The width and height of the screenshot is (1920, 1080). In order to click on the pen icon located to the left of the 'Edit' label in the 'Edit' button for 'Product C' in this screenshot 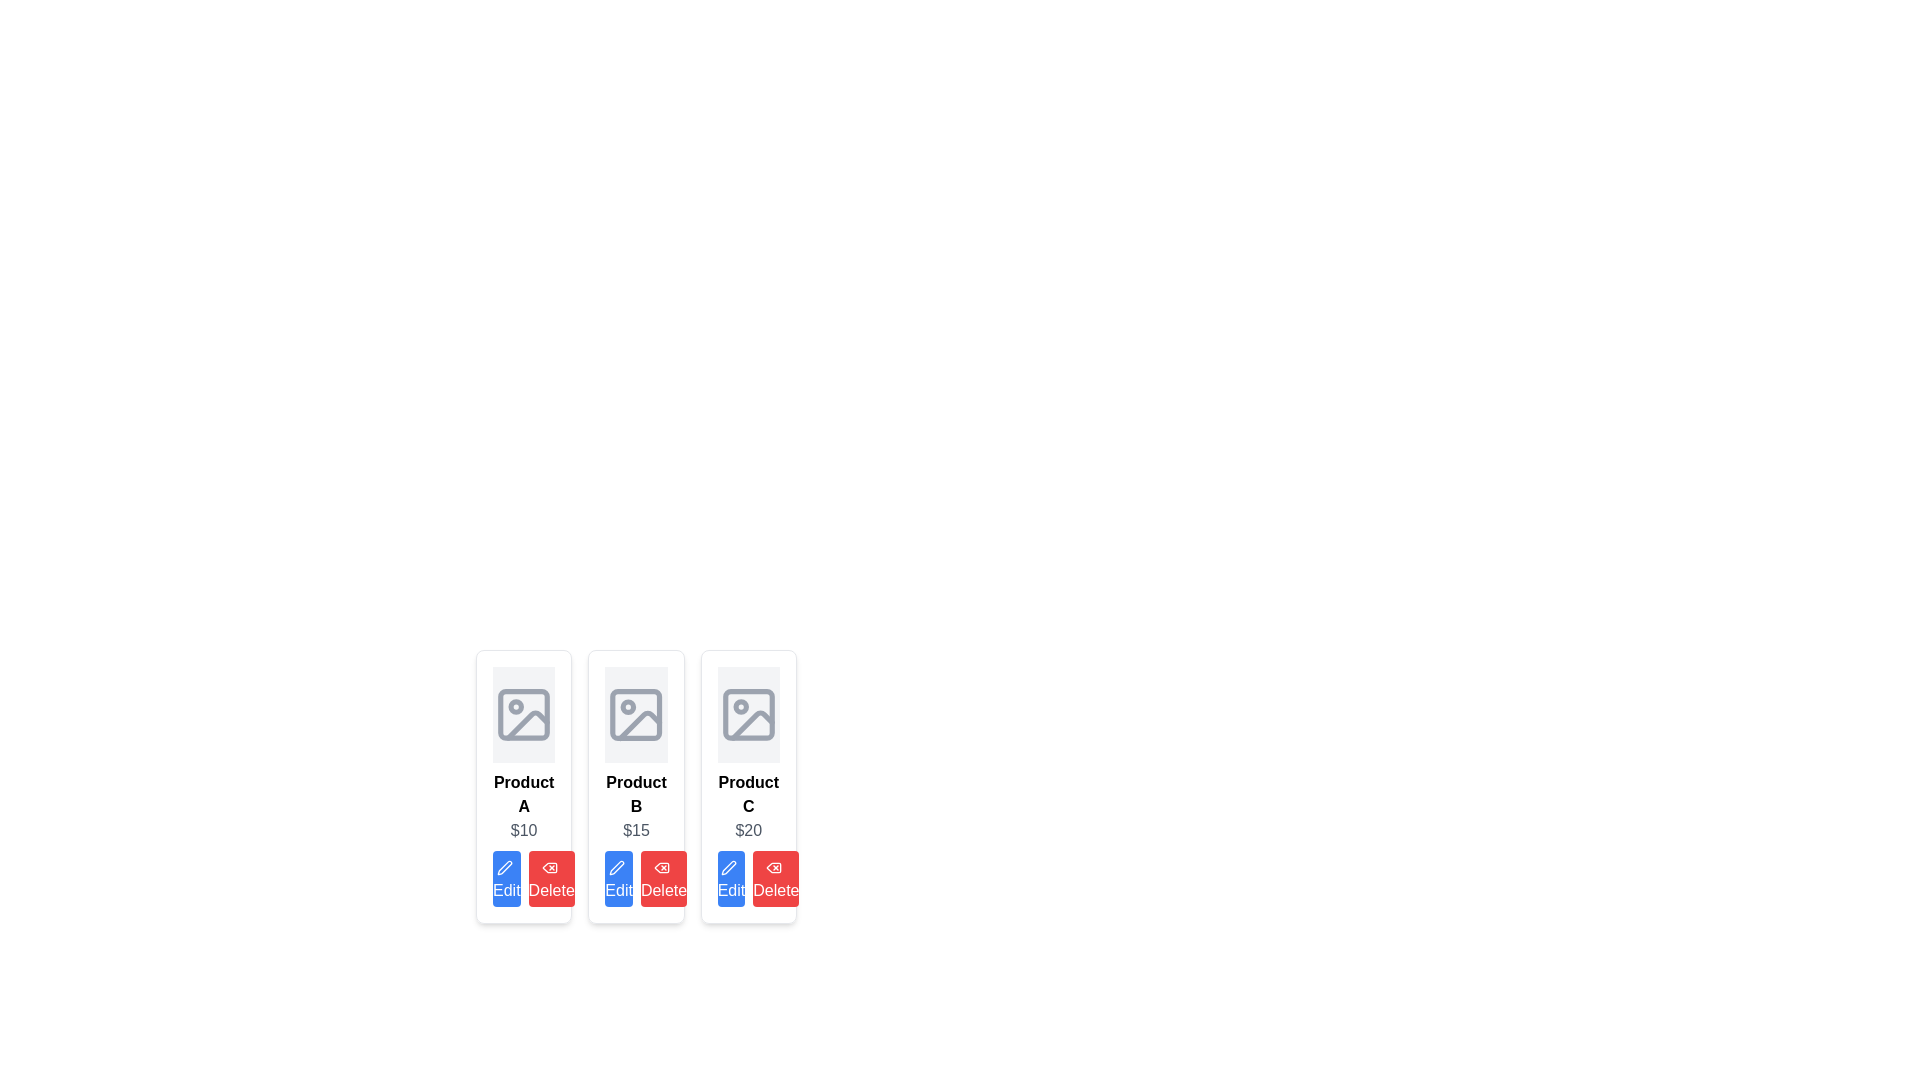, I will do `click(728, 866)`.